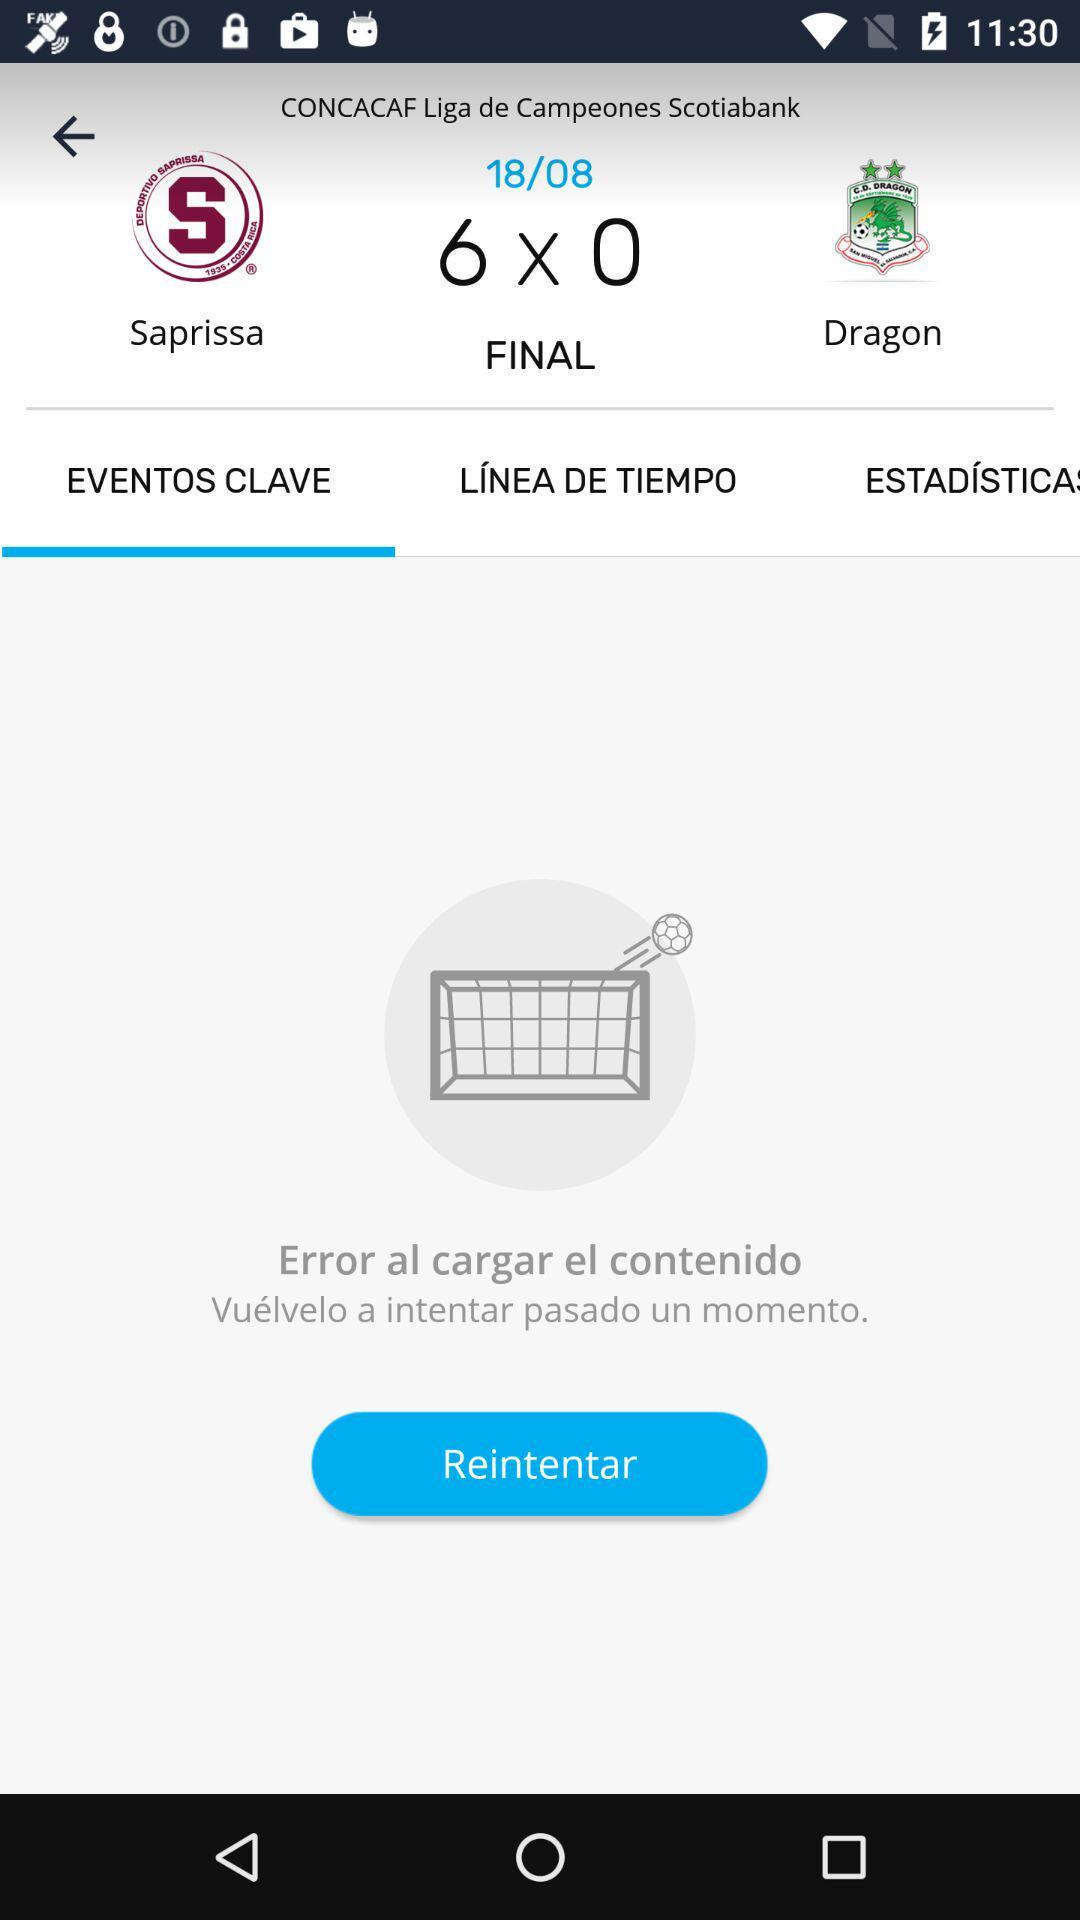 The width and height of the screenshot is (1080, 1920). I want to click on icon next to the 18/08, so click(72, 135).